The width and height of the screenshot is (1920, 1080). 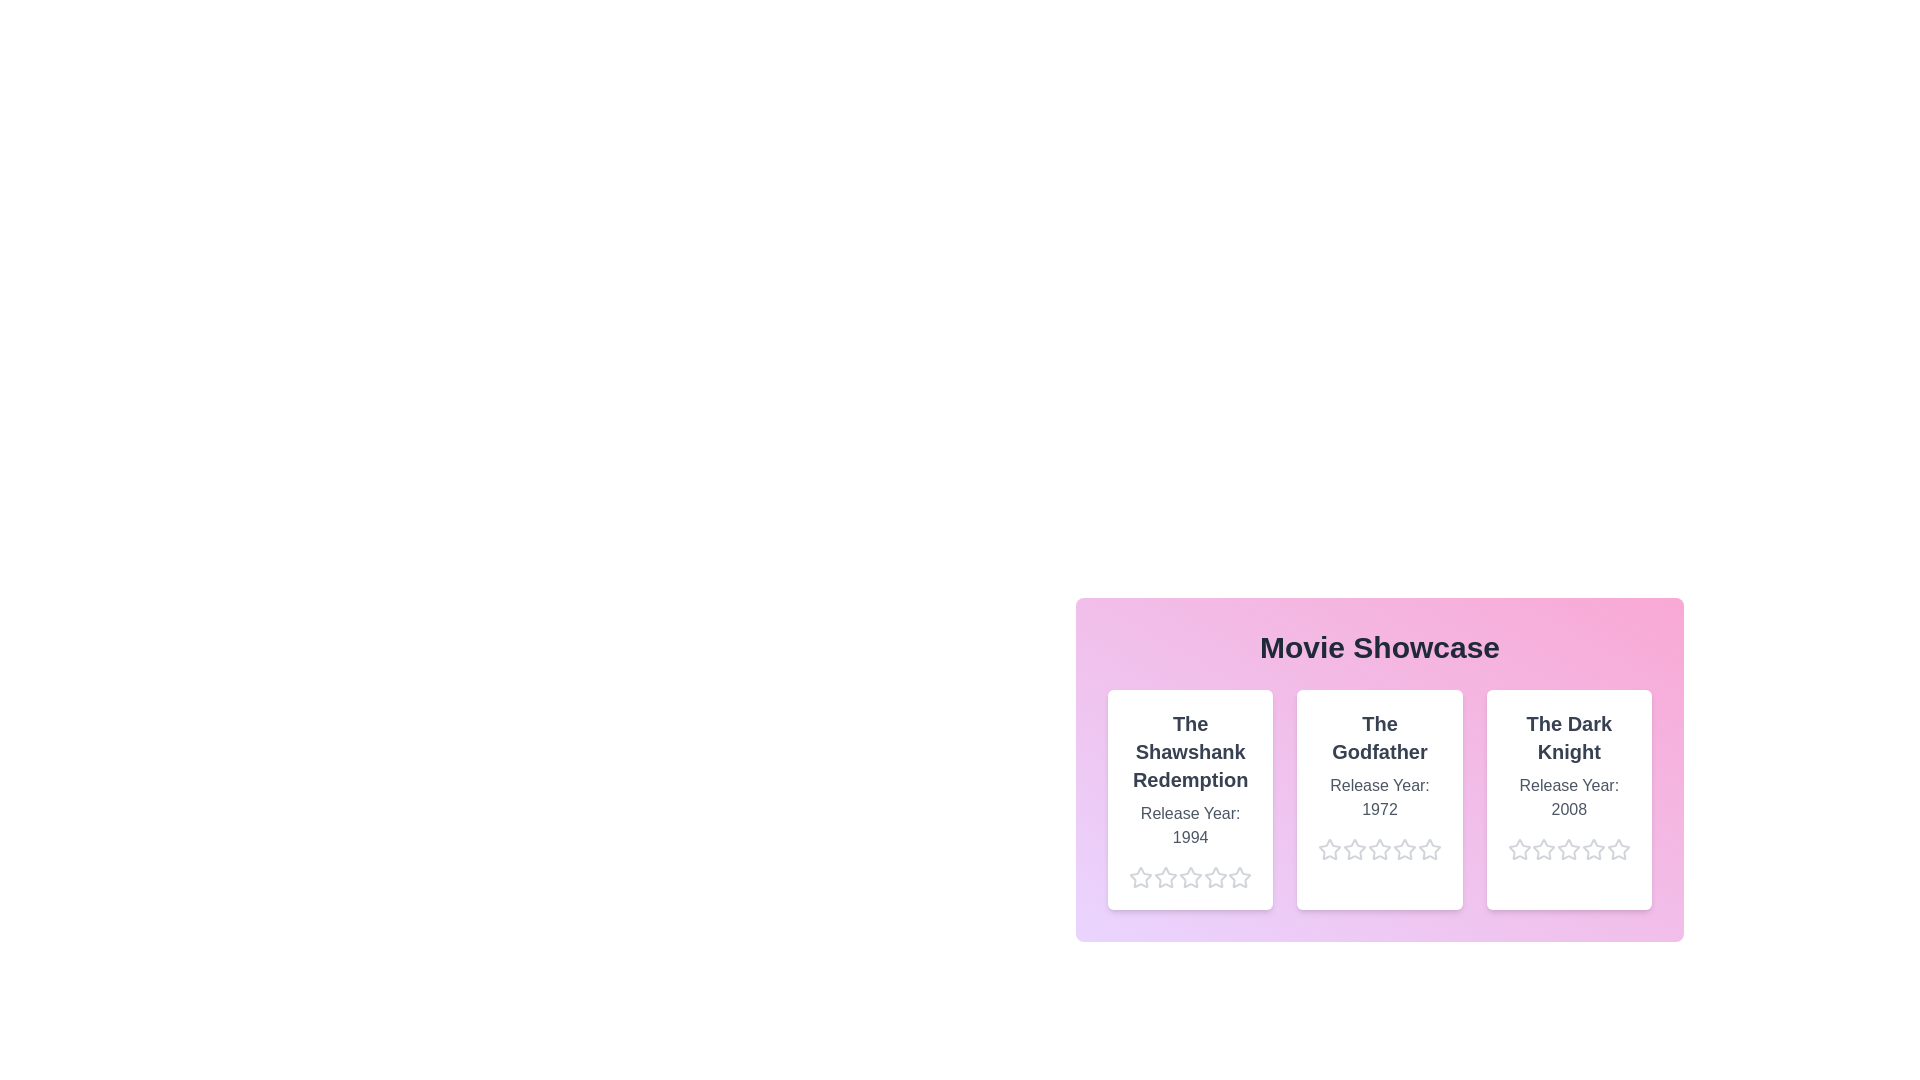 I want to click on the star corresponding to 1 stars for the movie The Dark Knight, so click(x=1507, y=849).